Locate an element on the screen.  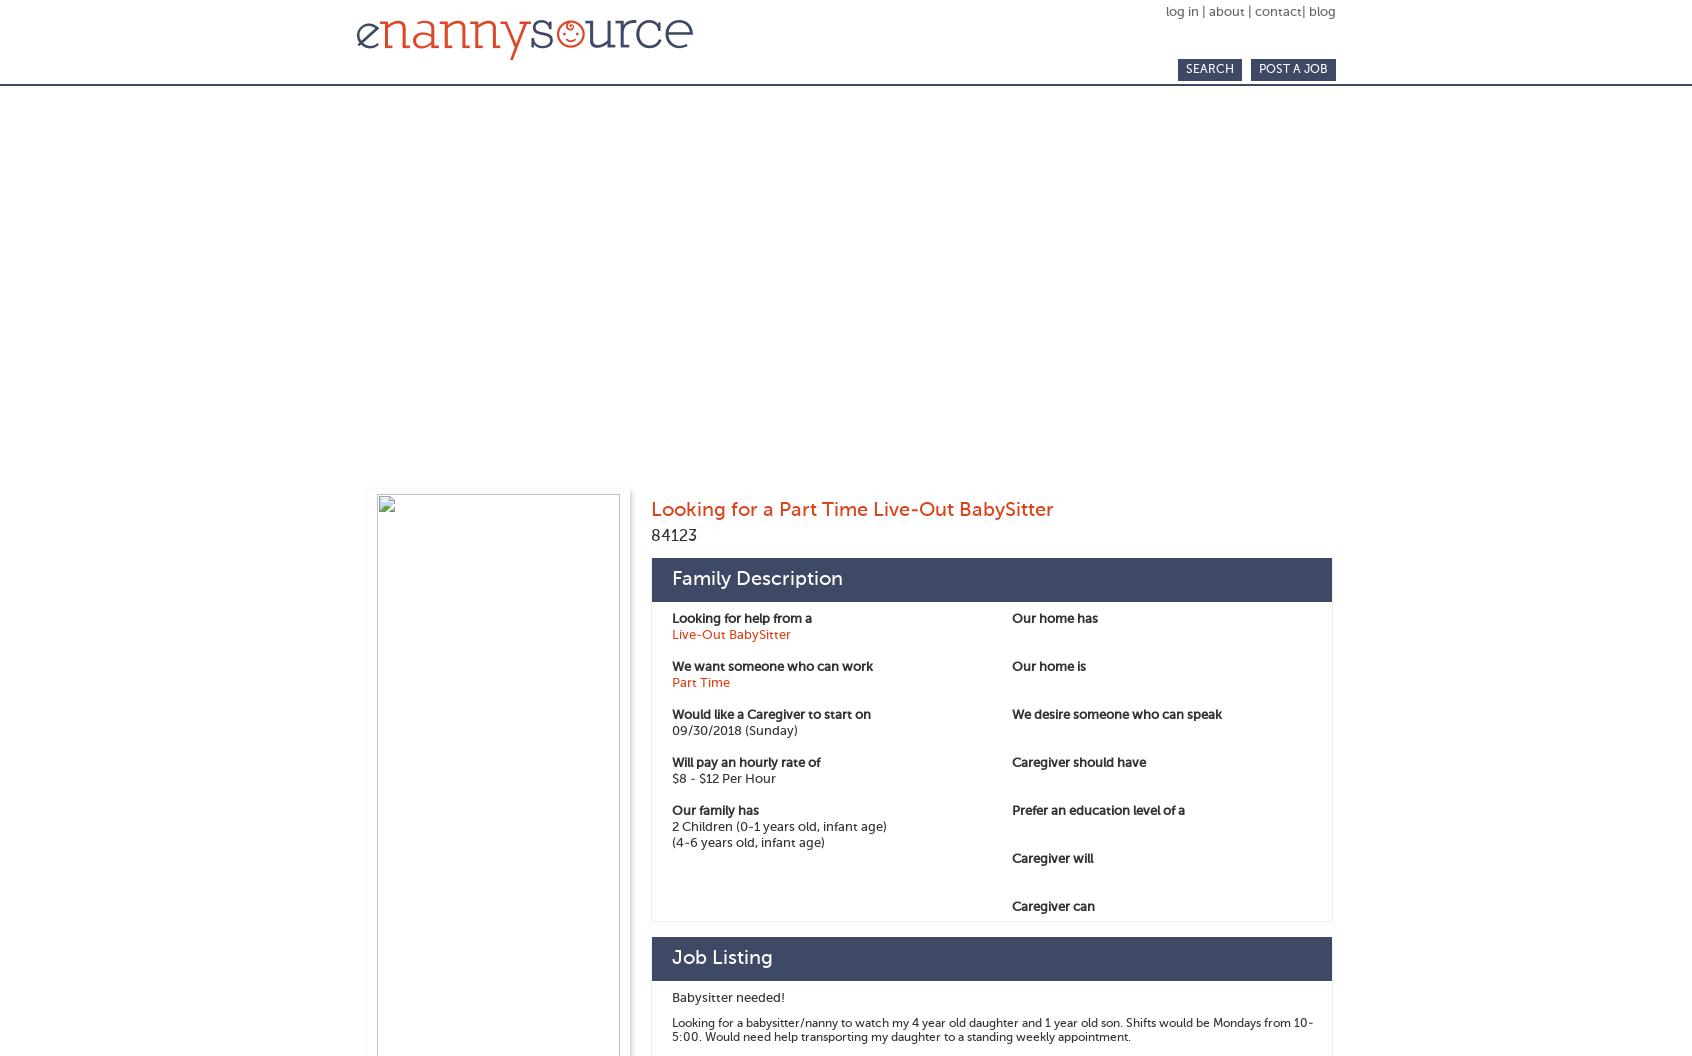
'Caregiver will' is located at coordinates (1051, 858).